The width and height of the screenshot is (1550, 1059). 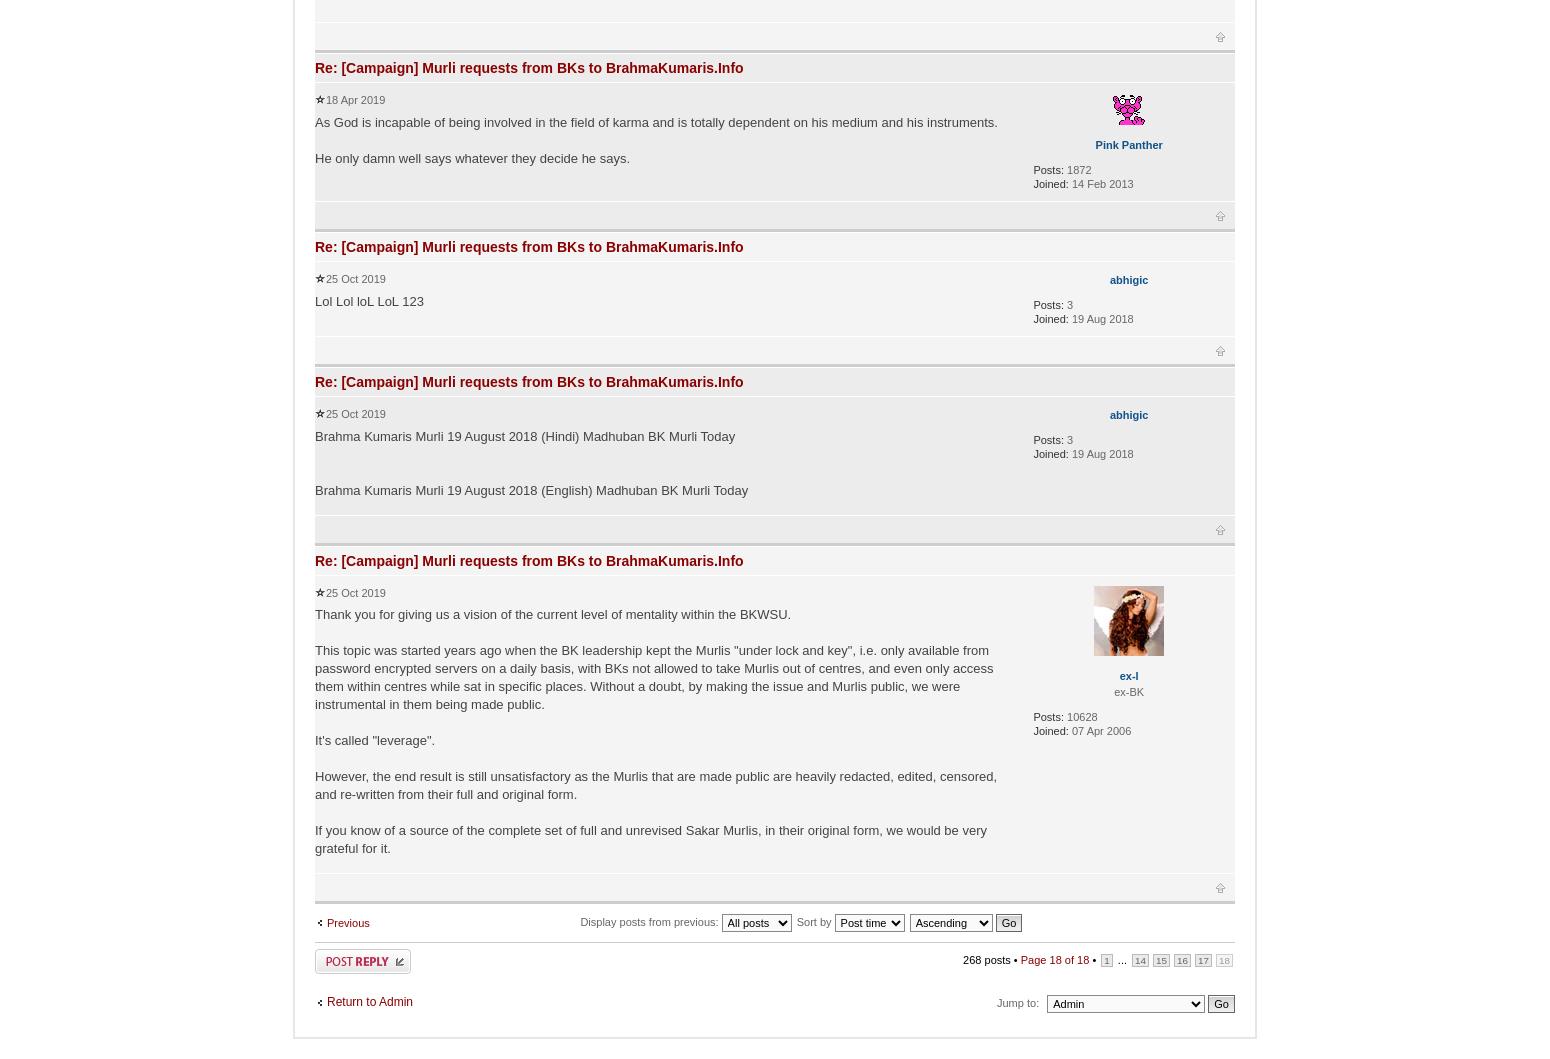 I want to click on 'However, the end result is still unsatisfactory as the Murlis that are made public are heavily redacted, edited, censored, and re-written from their full and original form.', so click(x=654, y=783).